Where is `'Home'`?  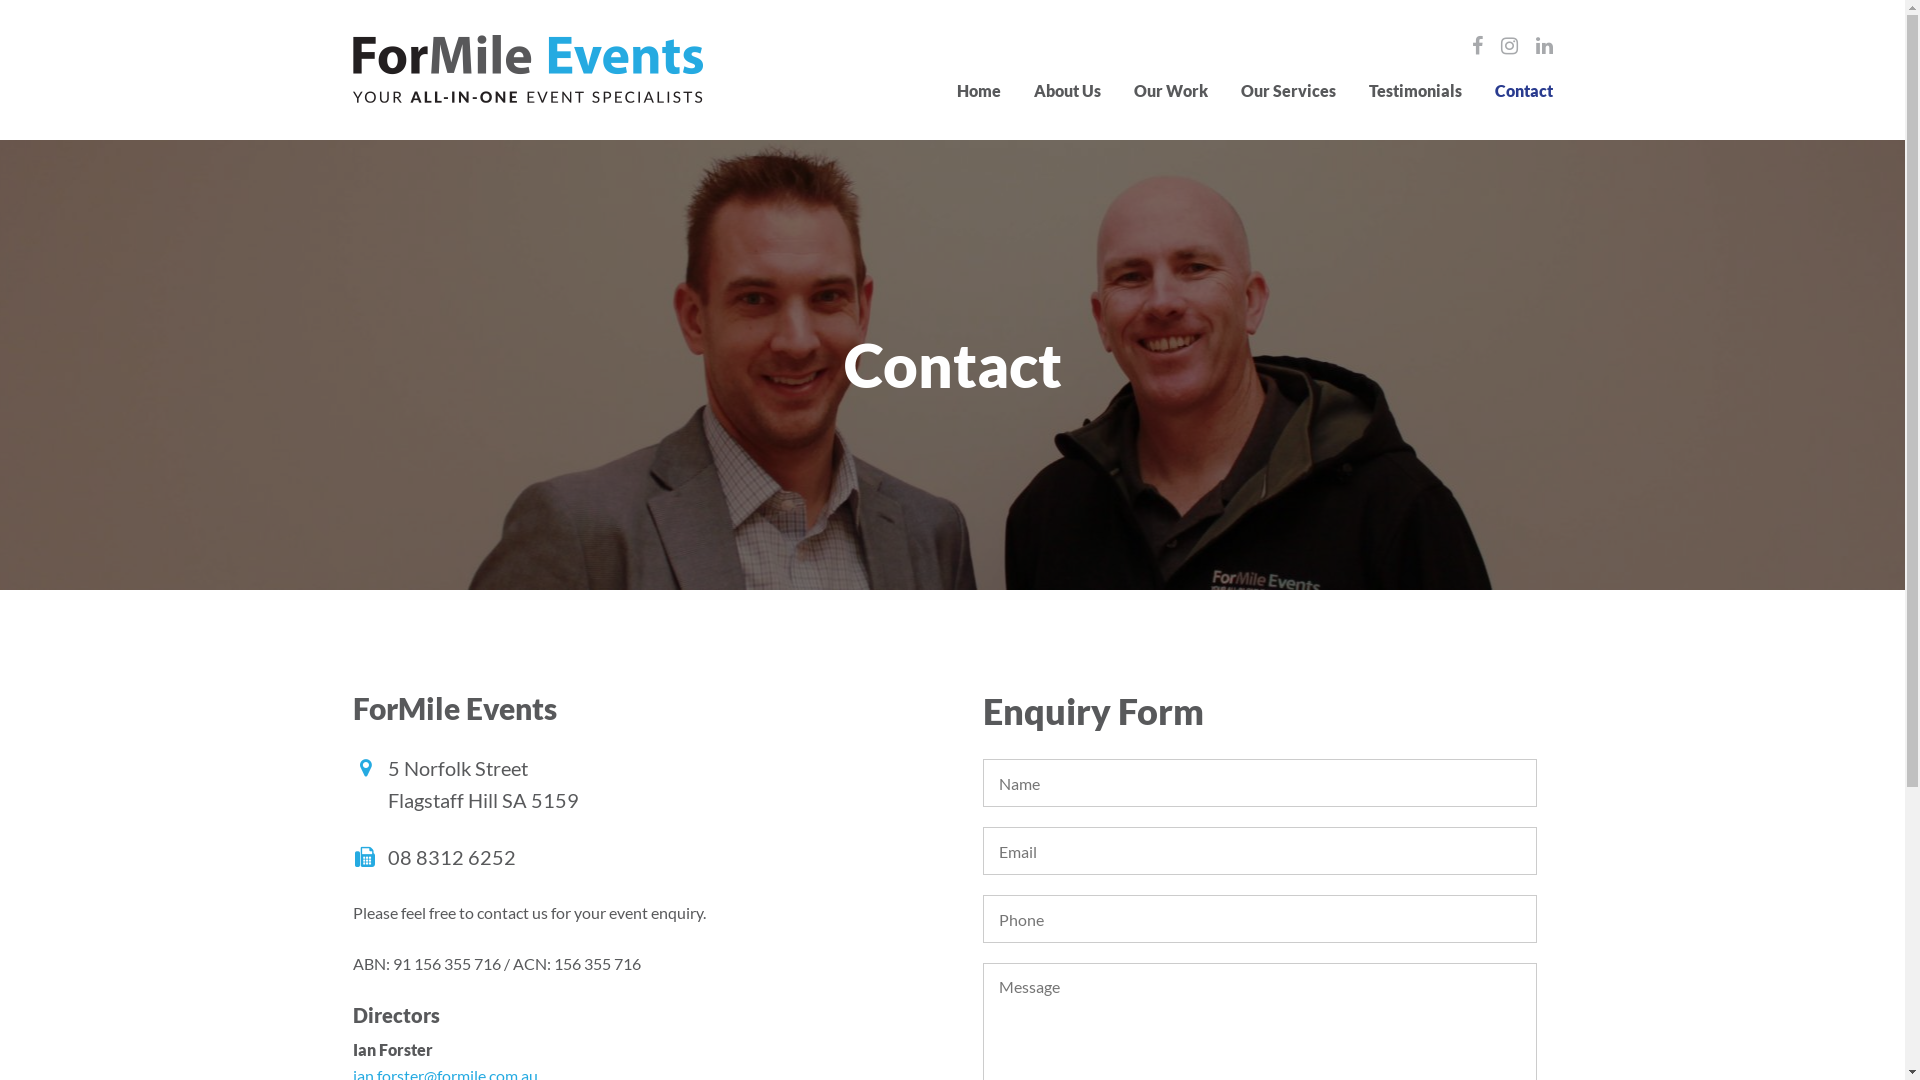
'Home' is located at coordinates (978, 90).